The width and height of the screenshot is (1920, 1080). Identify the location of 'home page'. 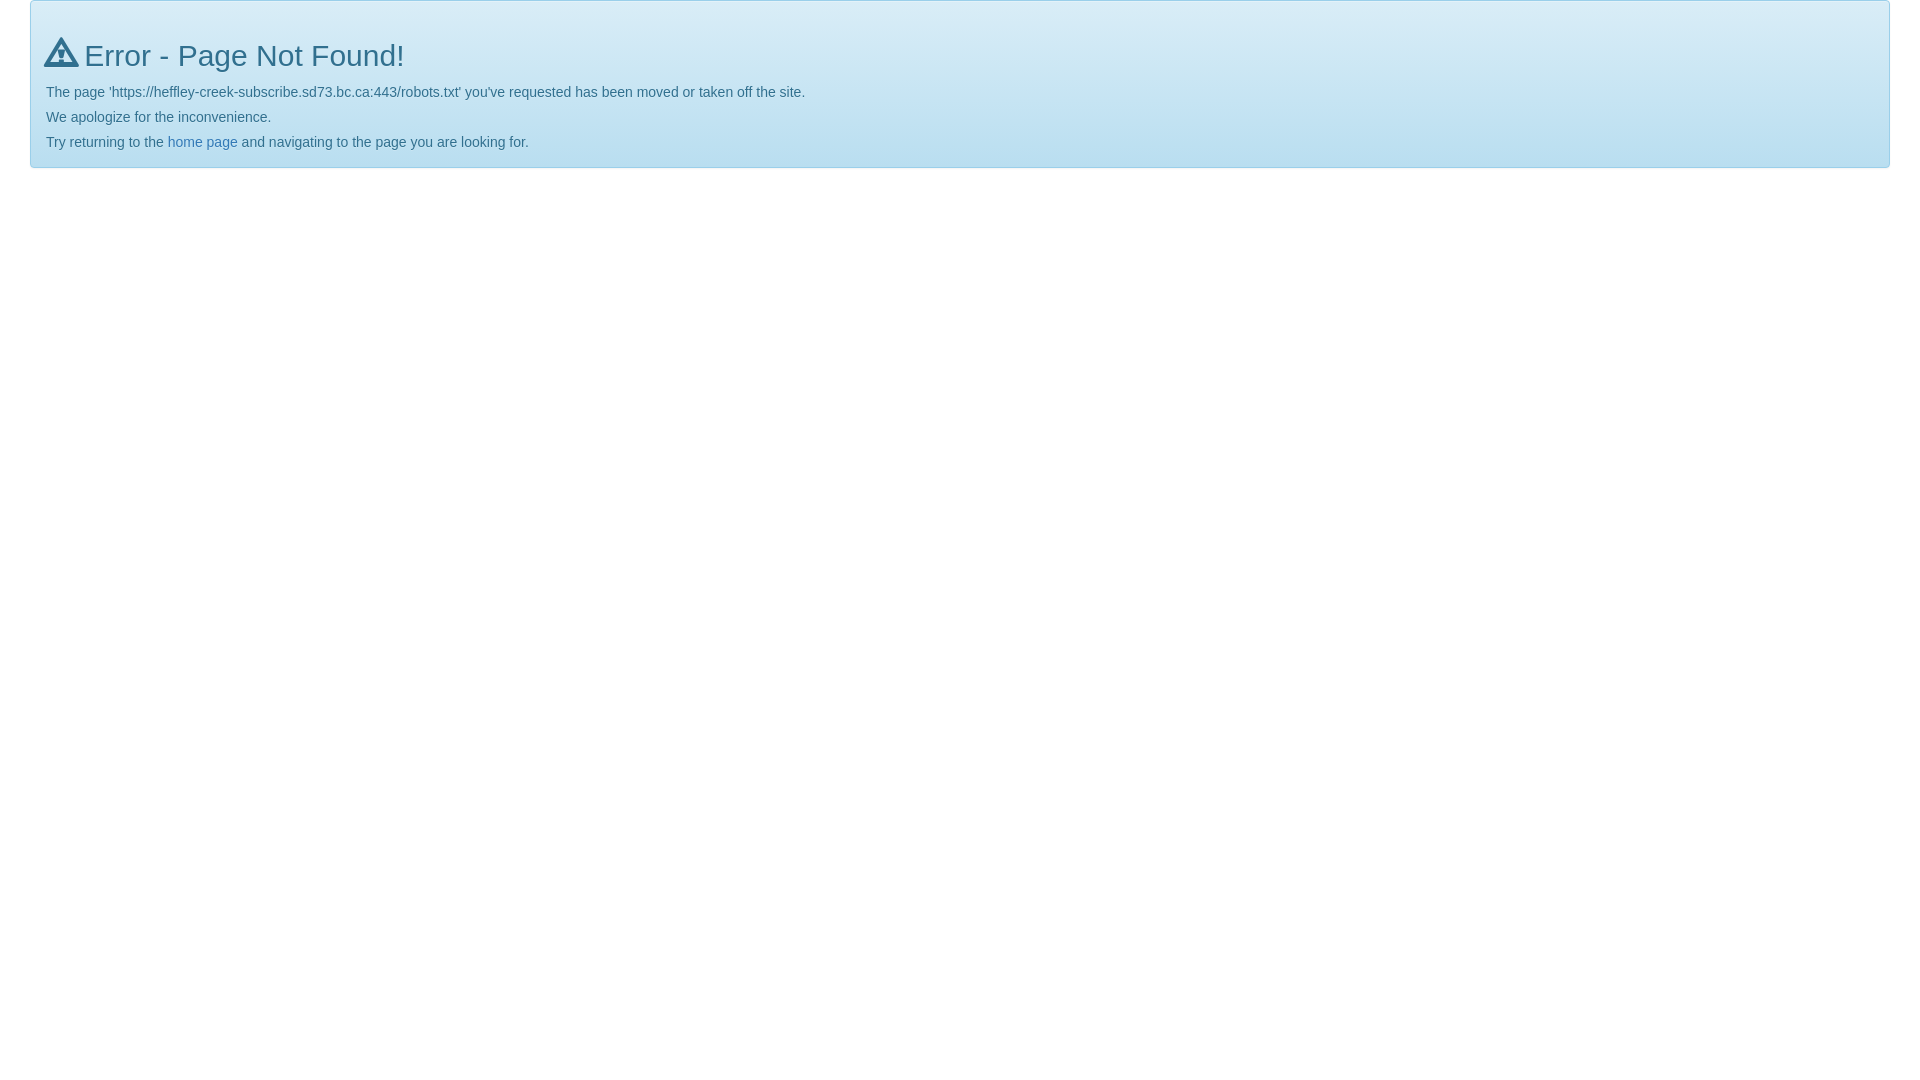
(168, 141).